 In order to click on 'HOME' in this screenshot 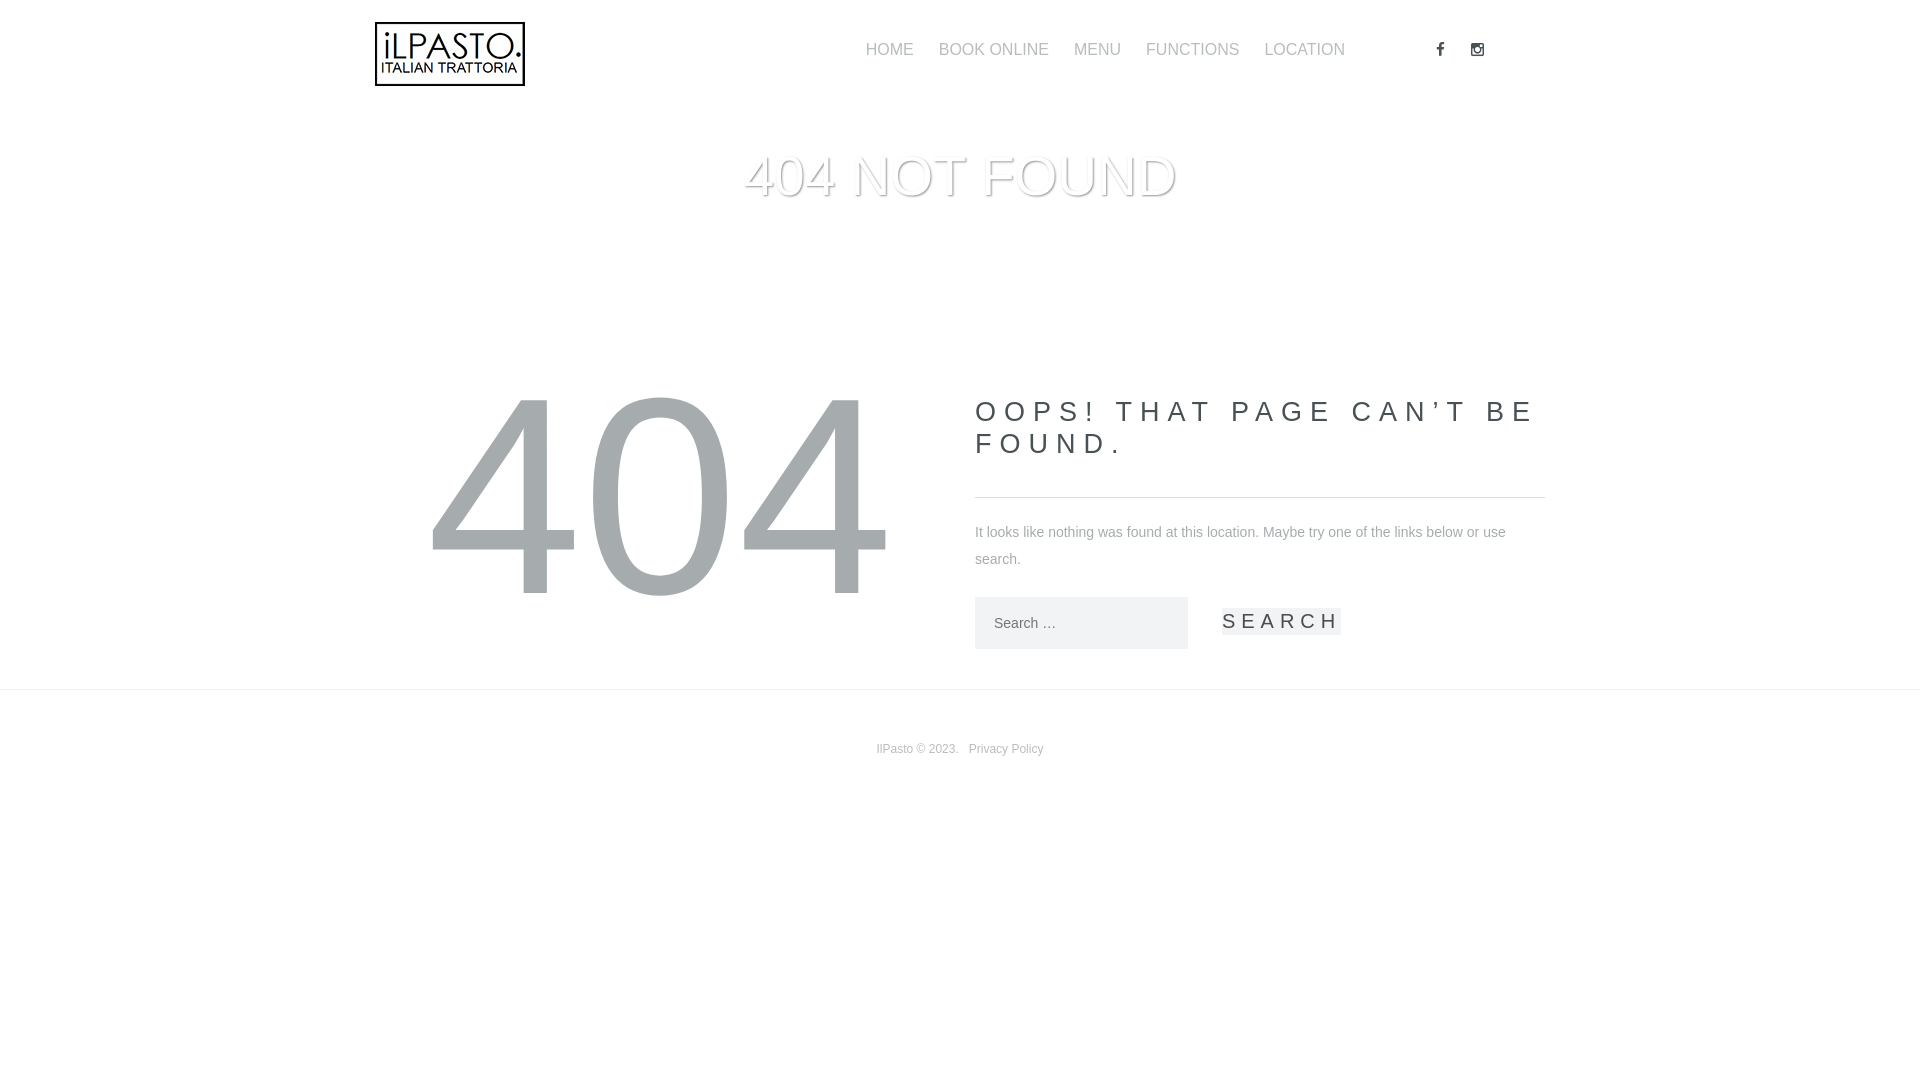, I will do `click(888, 49)`.